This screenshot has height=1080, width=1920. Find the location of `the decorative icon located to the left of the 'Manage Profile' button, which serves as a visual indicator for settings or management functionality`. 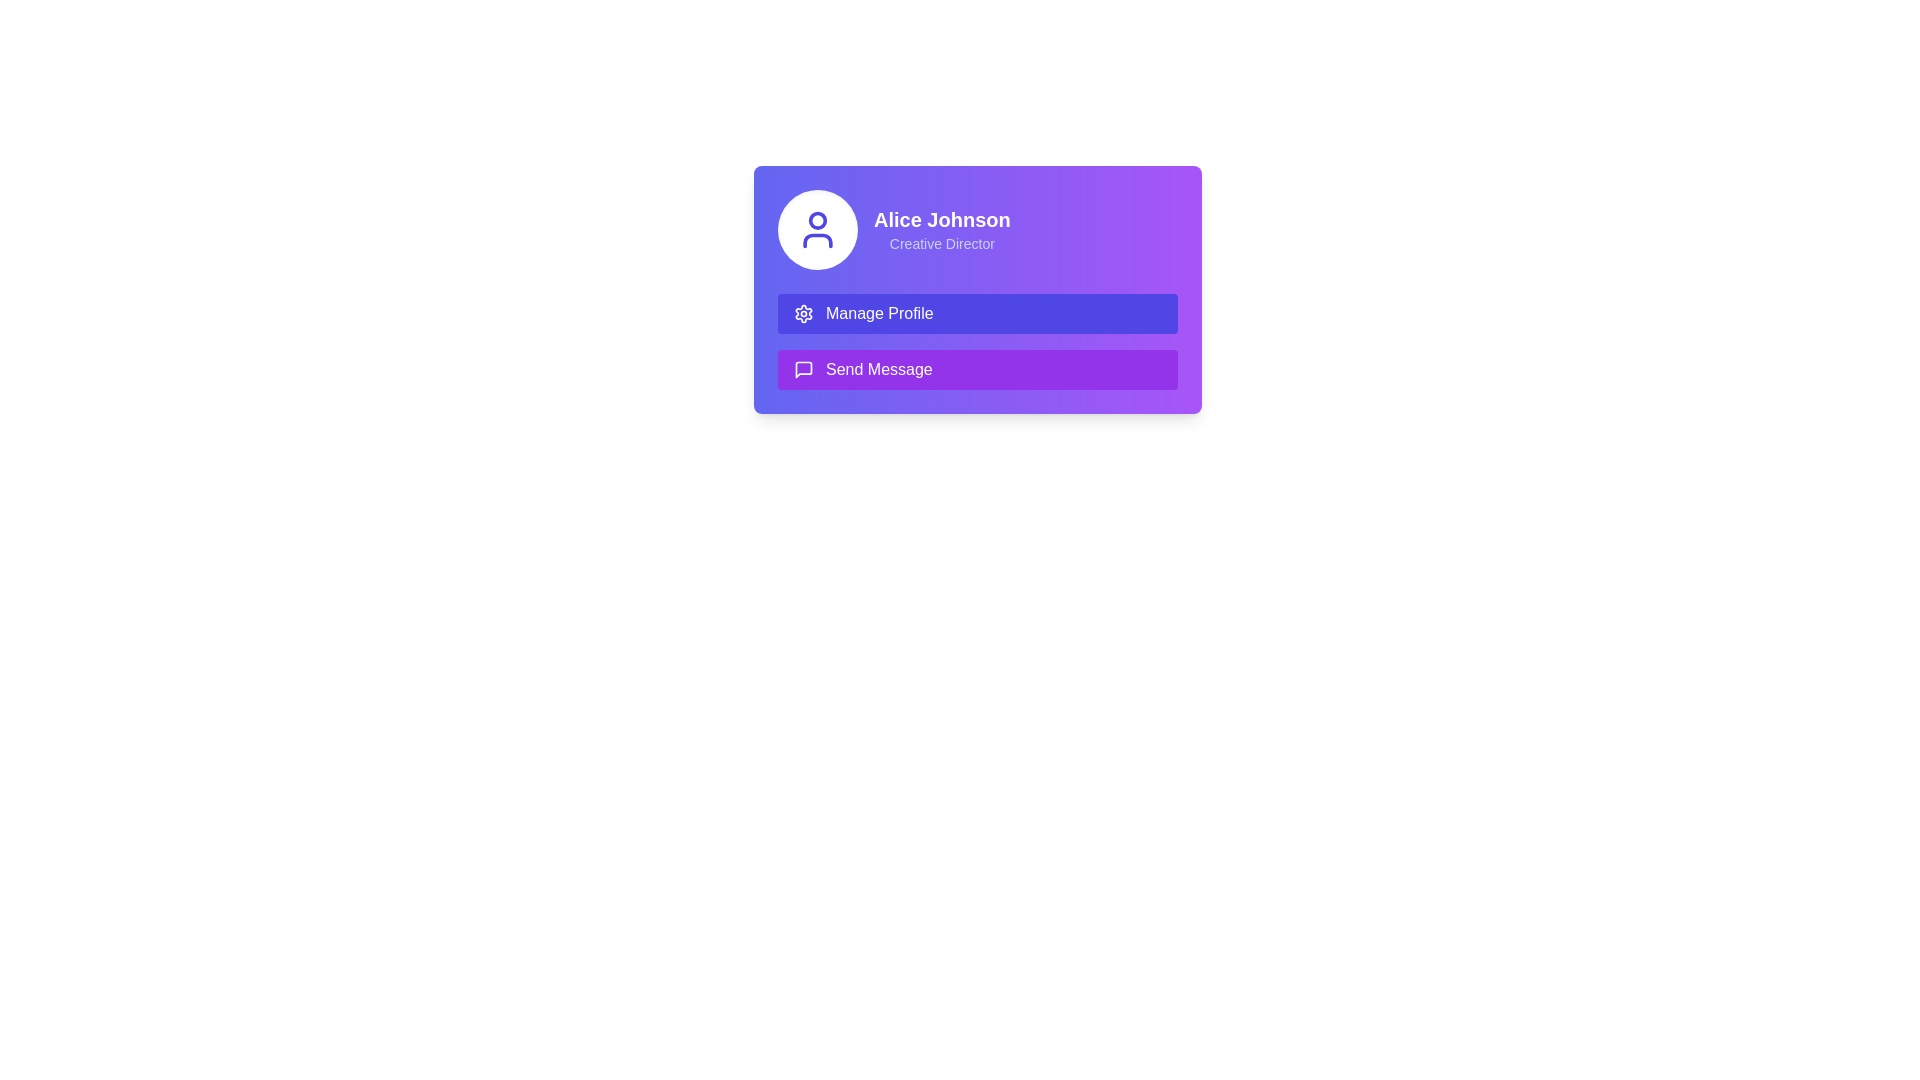

the decorative icon located to the left of the 'Manage Profile' button, which serves as a visual indicator for settings or management functionality is located at coordinates (804, 313).